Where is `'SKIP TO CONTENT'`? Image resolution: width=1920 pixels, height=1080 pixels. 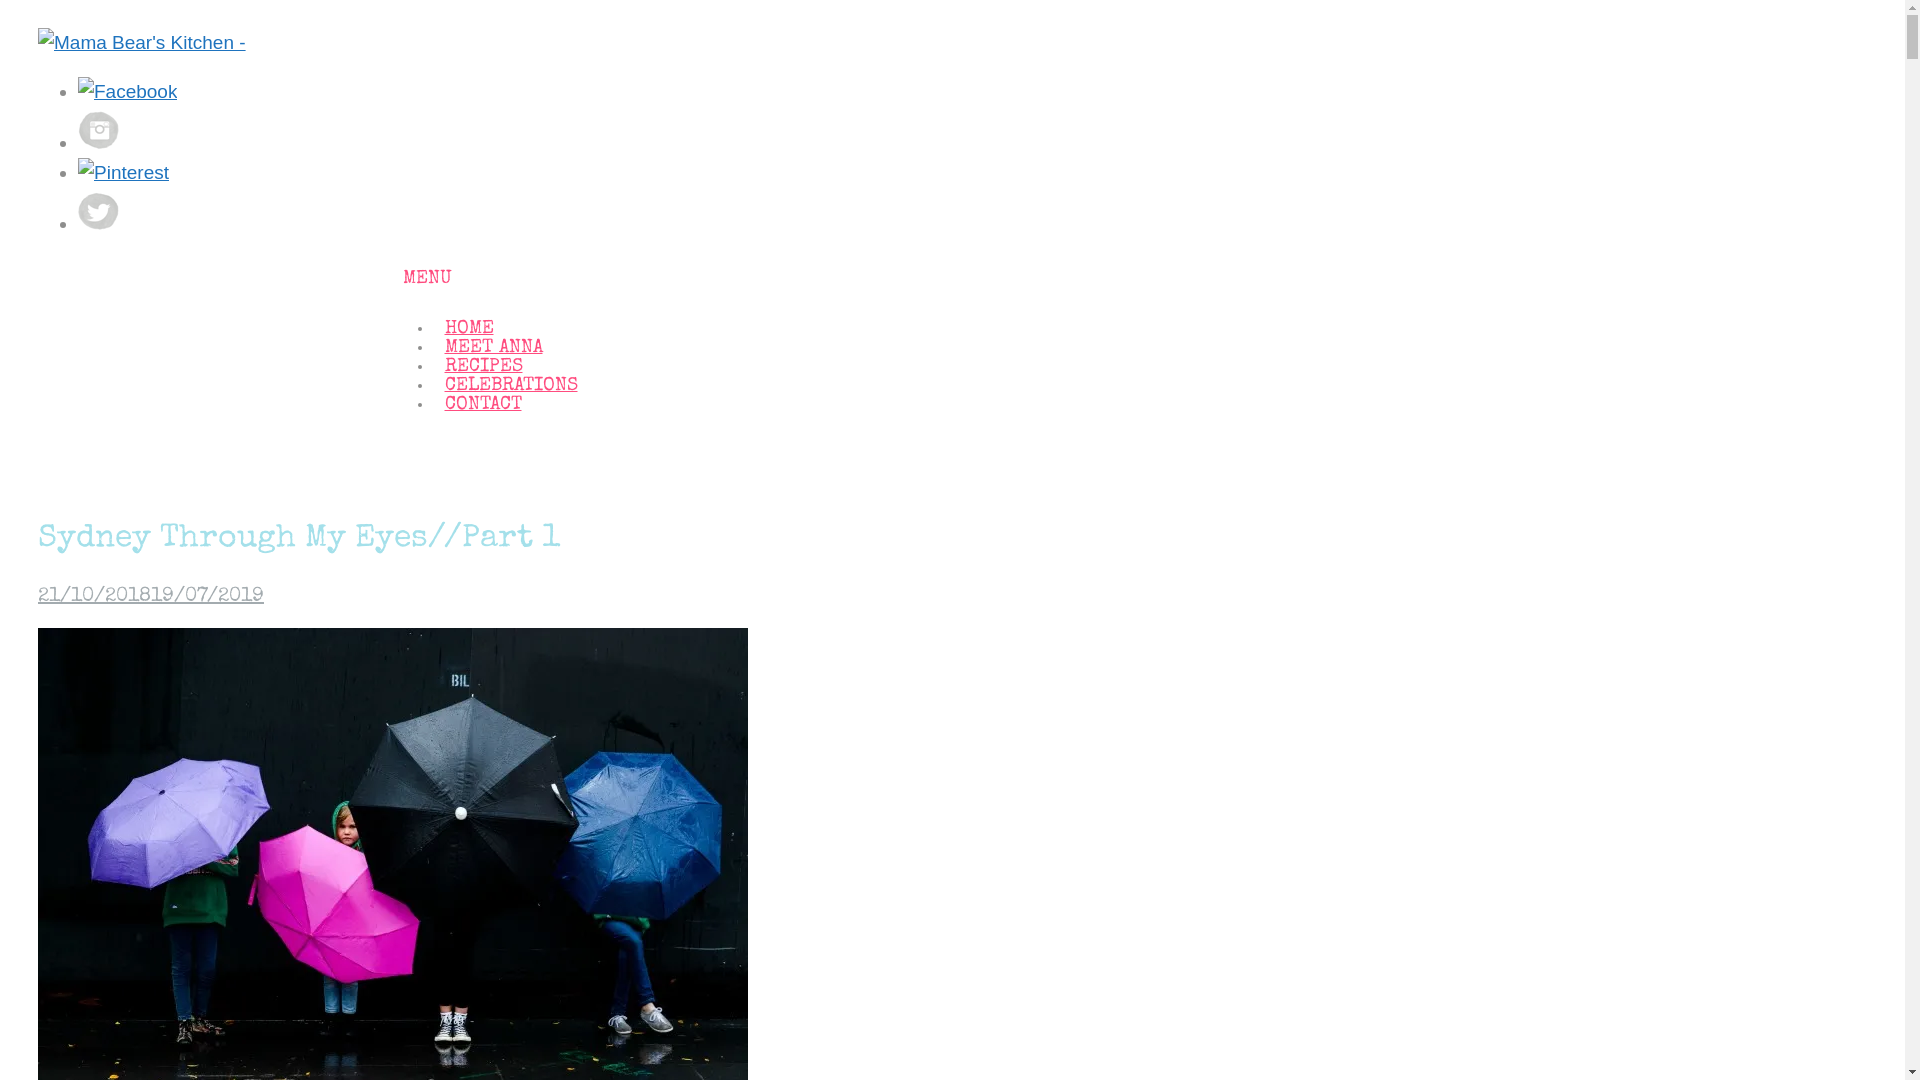
'SKIP TO CONTENT' is located at coordinates (401, 312).